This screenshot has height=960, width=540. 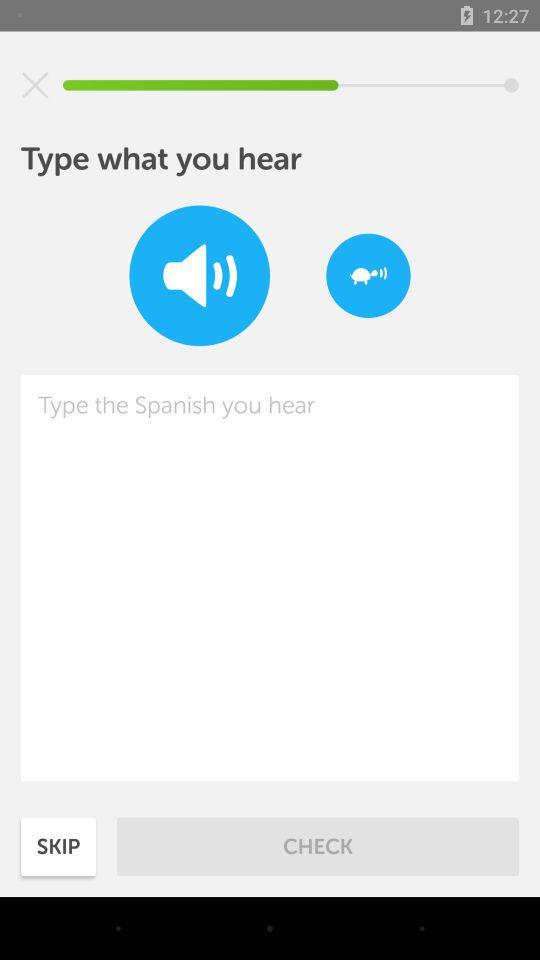 What do you see at coordinates (35, 85) in the screenshot?
I see `the icon above the type what you item` at bounding box center [35, 85].